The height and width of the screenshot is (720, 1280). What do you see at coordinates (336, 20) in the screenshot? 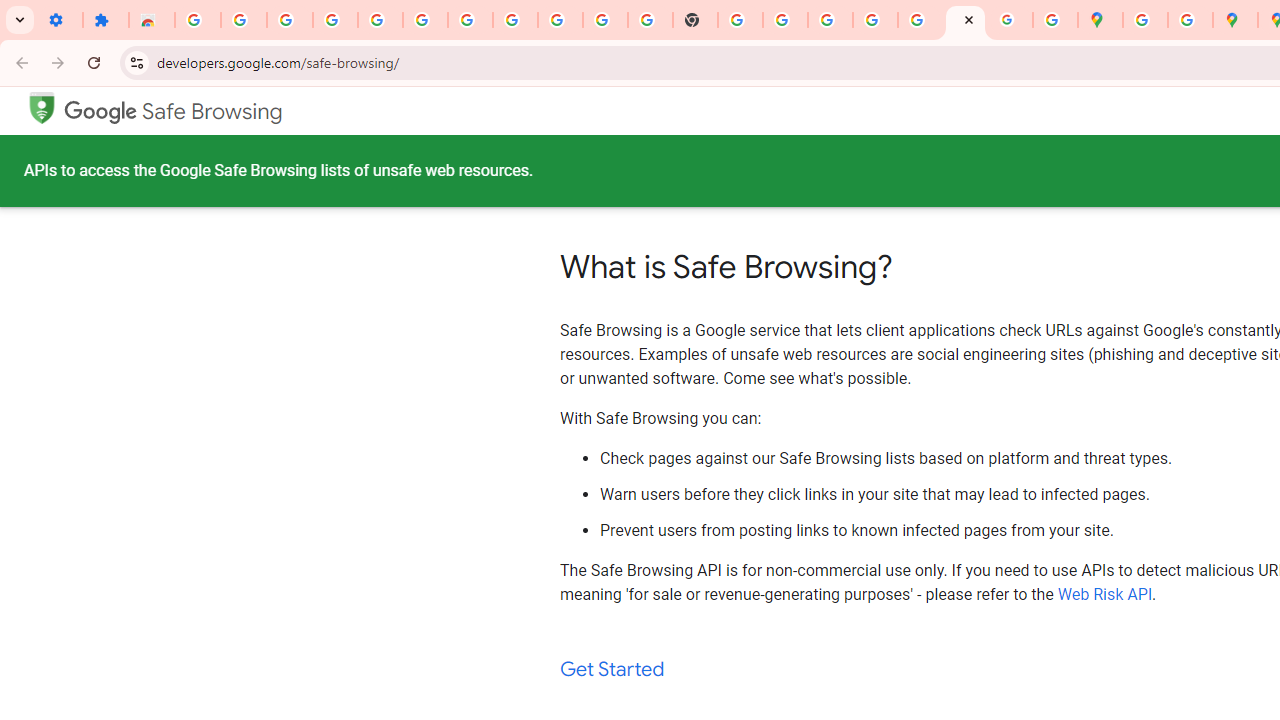
I see `'Delete photos & videos - Computer - Google Photos Help'` at bounding box center [336, 20].